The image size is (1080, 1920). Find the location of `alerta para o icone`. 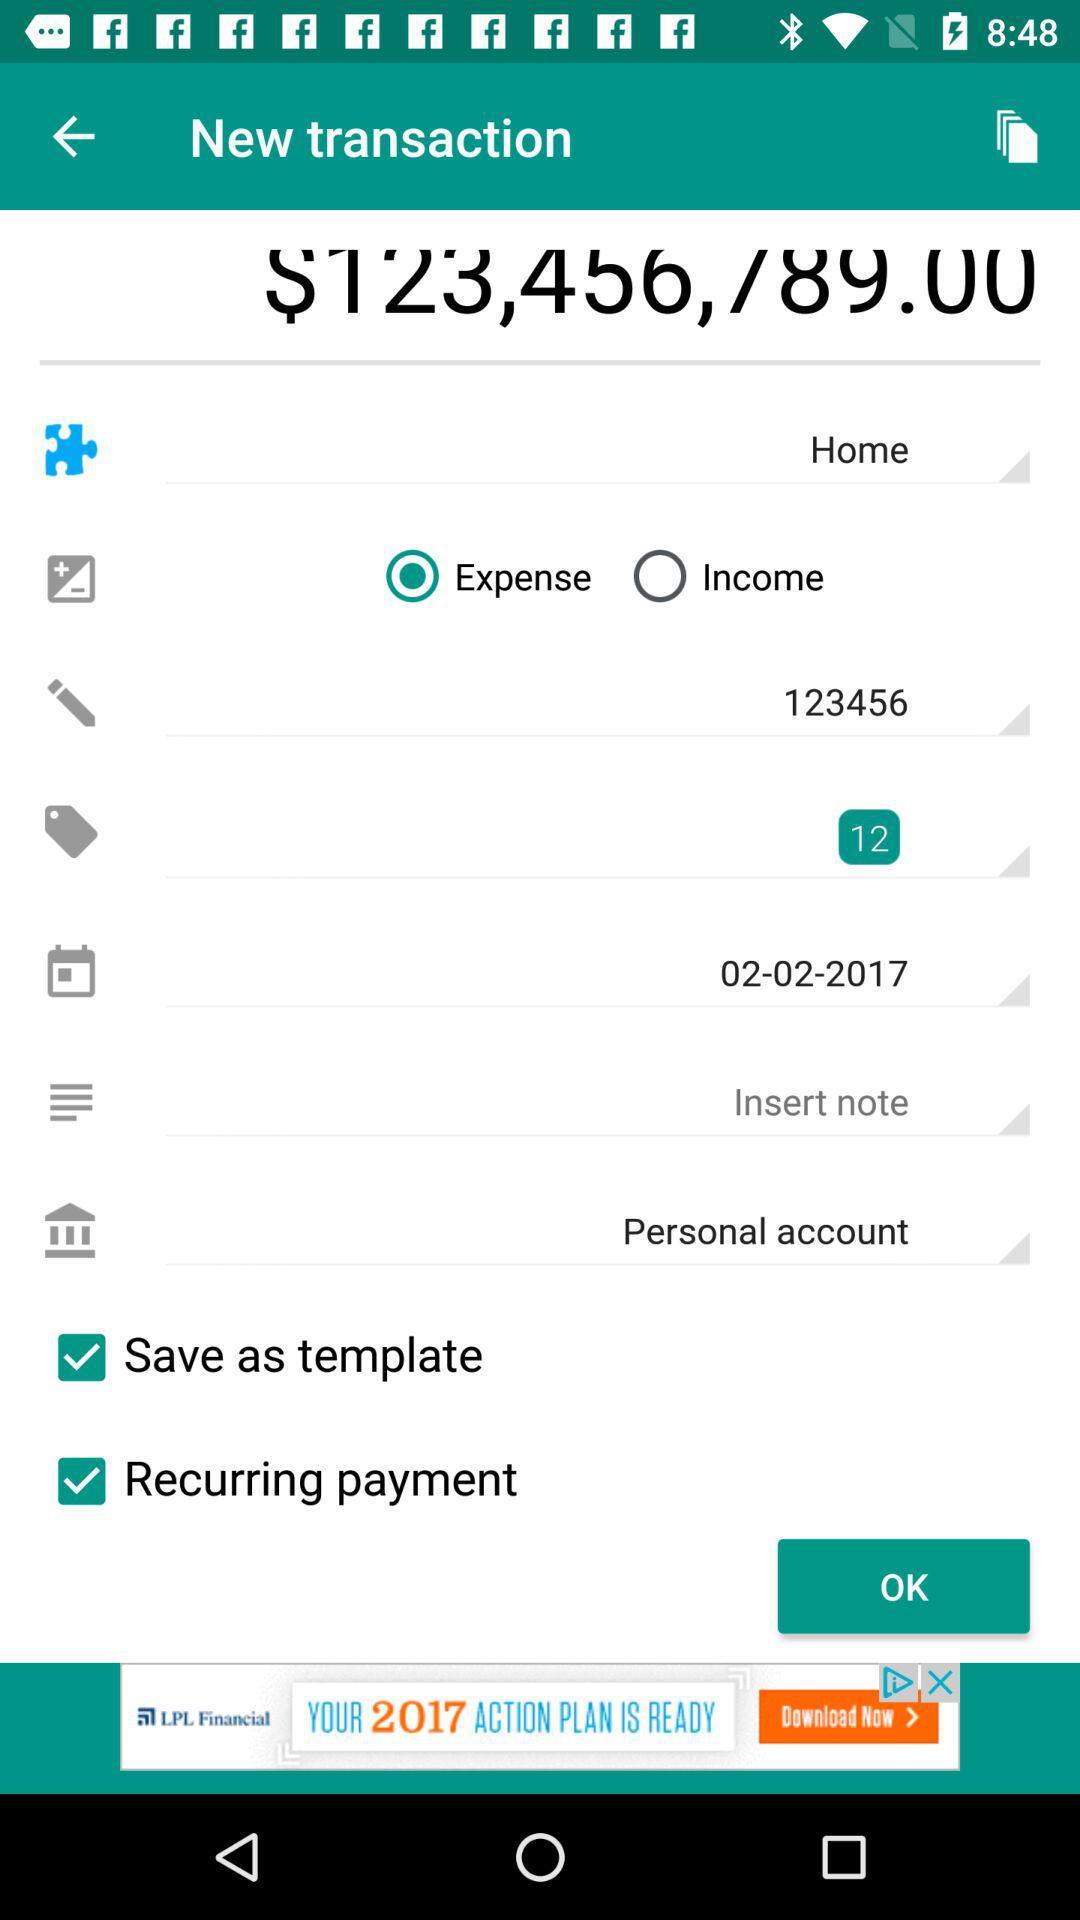

alerta para o icone is located at coordinates (70, 702).